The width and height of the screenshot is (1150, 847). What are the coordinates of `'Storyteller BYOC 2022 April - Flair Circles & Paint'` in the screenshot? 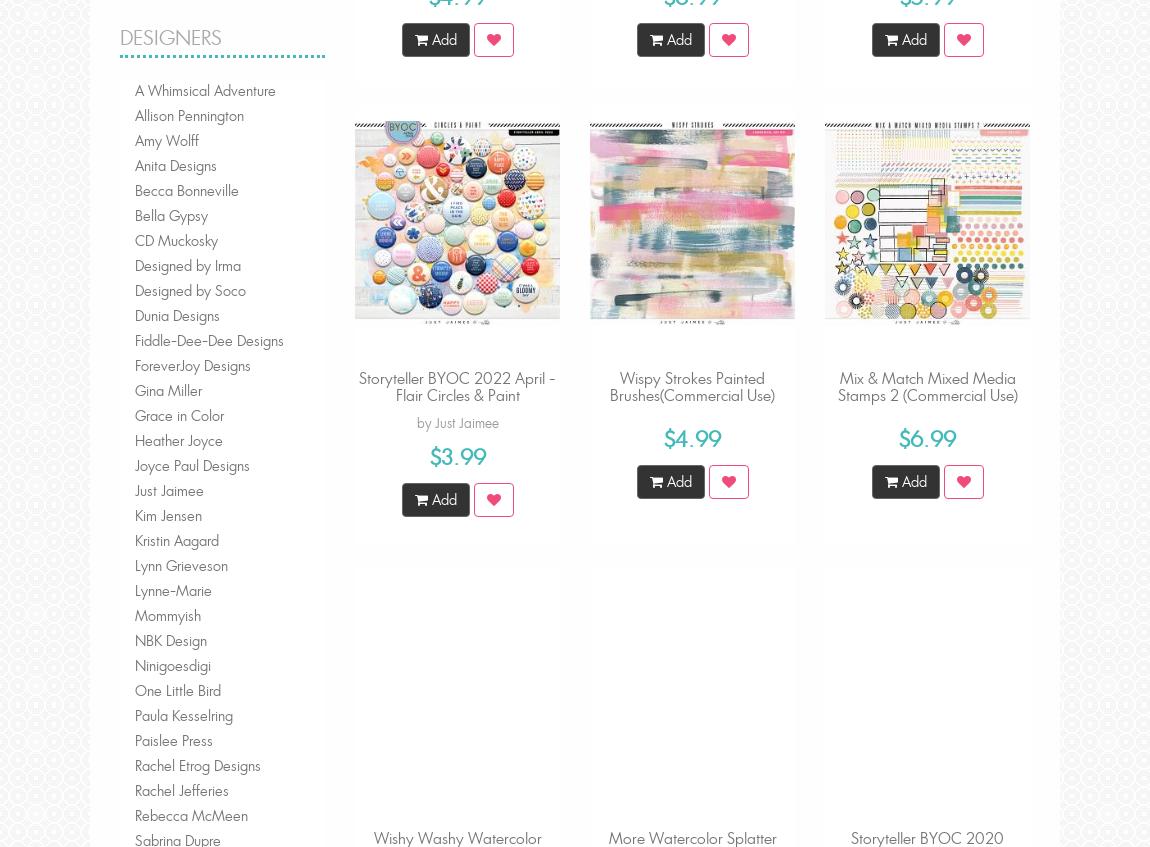 It's located at (457, 384).